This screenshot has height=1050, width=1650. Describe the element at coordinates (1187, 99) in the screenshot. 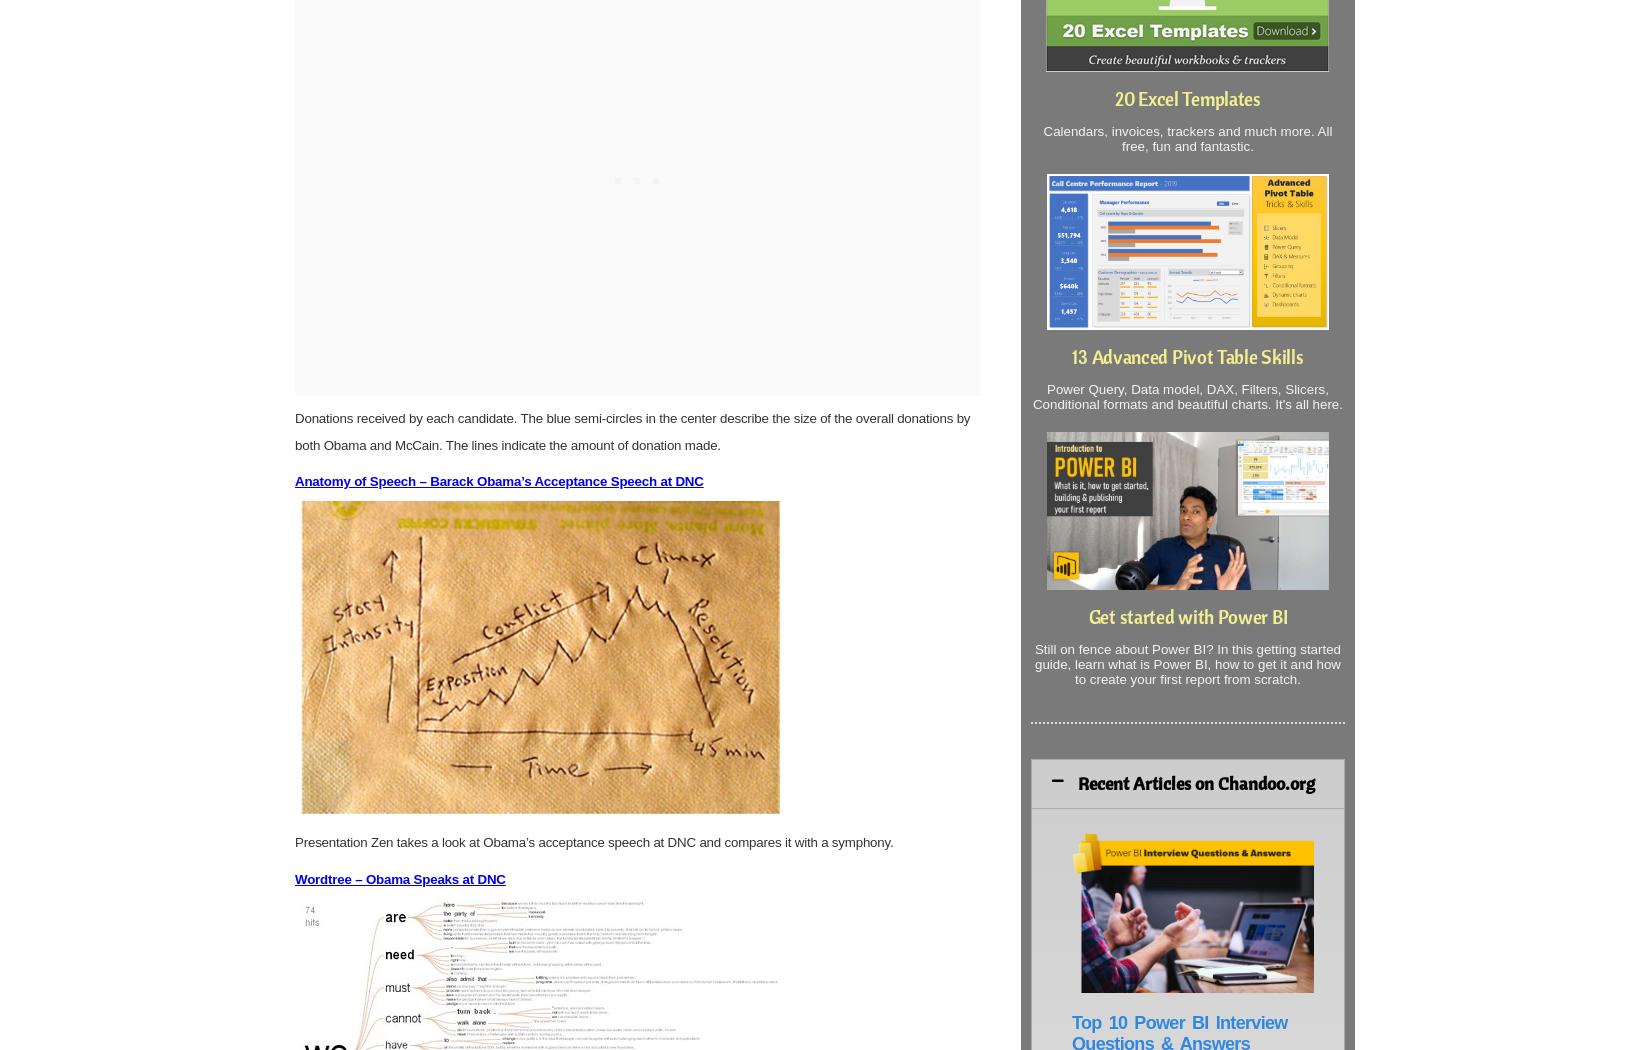

I see `'20 Excel Templates'` at that location.